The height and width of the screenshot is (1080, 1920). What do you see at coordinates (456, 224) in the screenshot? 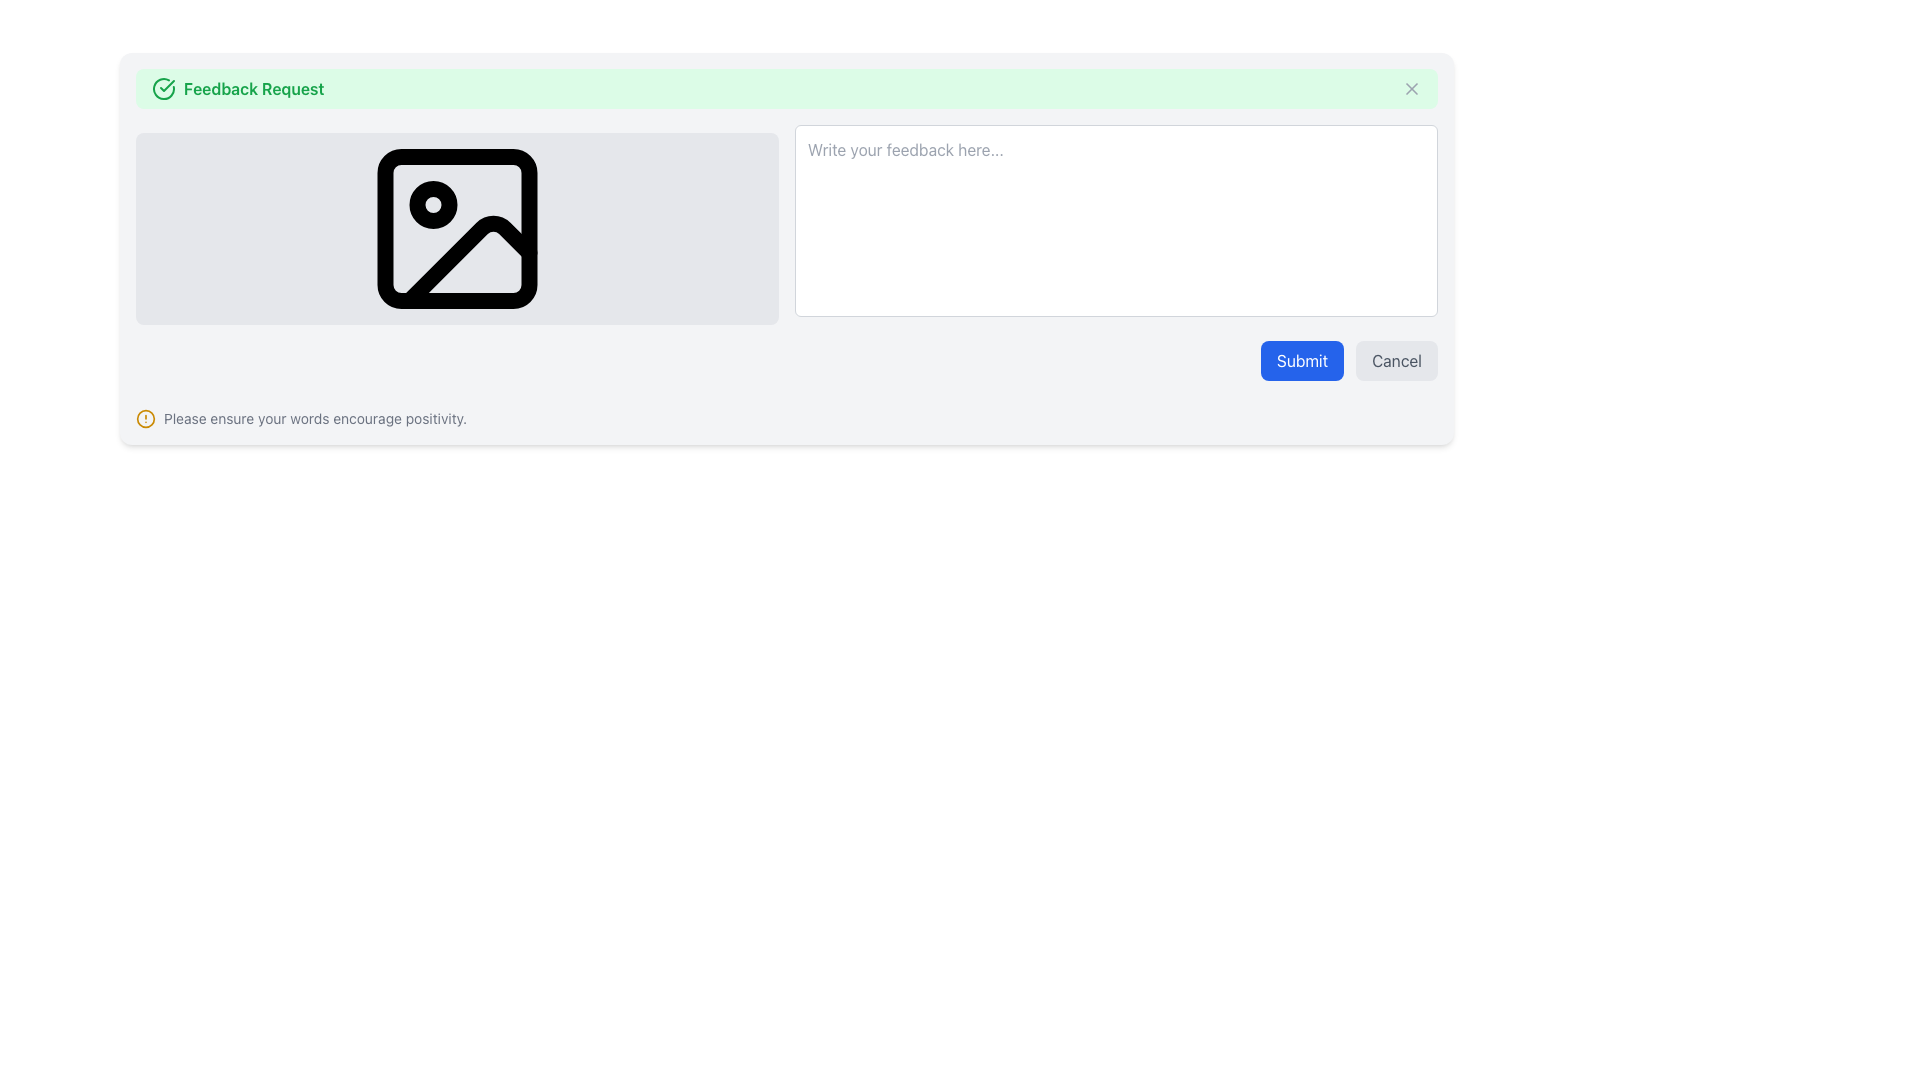
I see `the graphic icon or placeholder located in the first column of the grid layout` at bounding box center [456, 224].